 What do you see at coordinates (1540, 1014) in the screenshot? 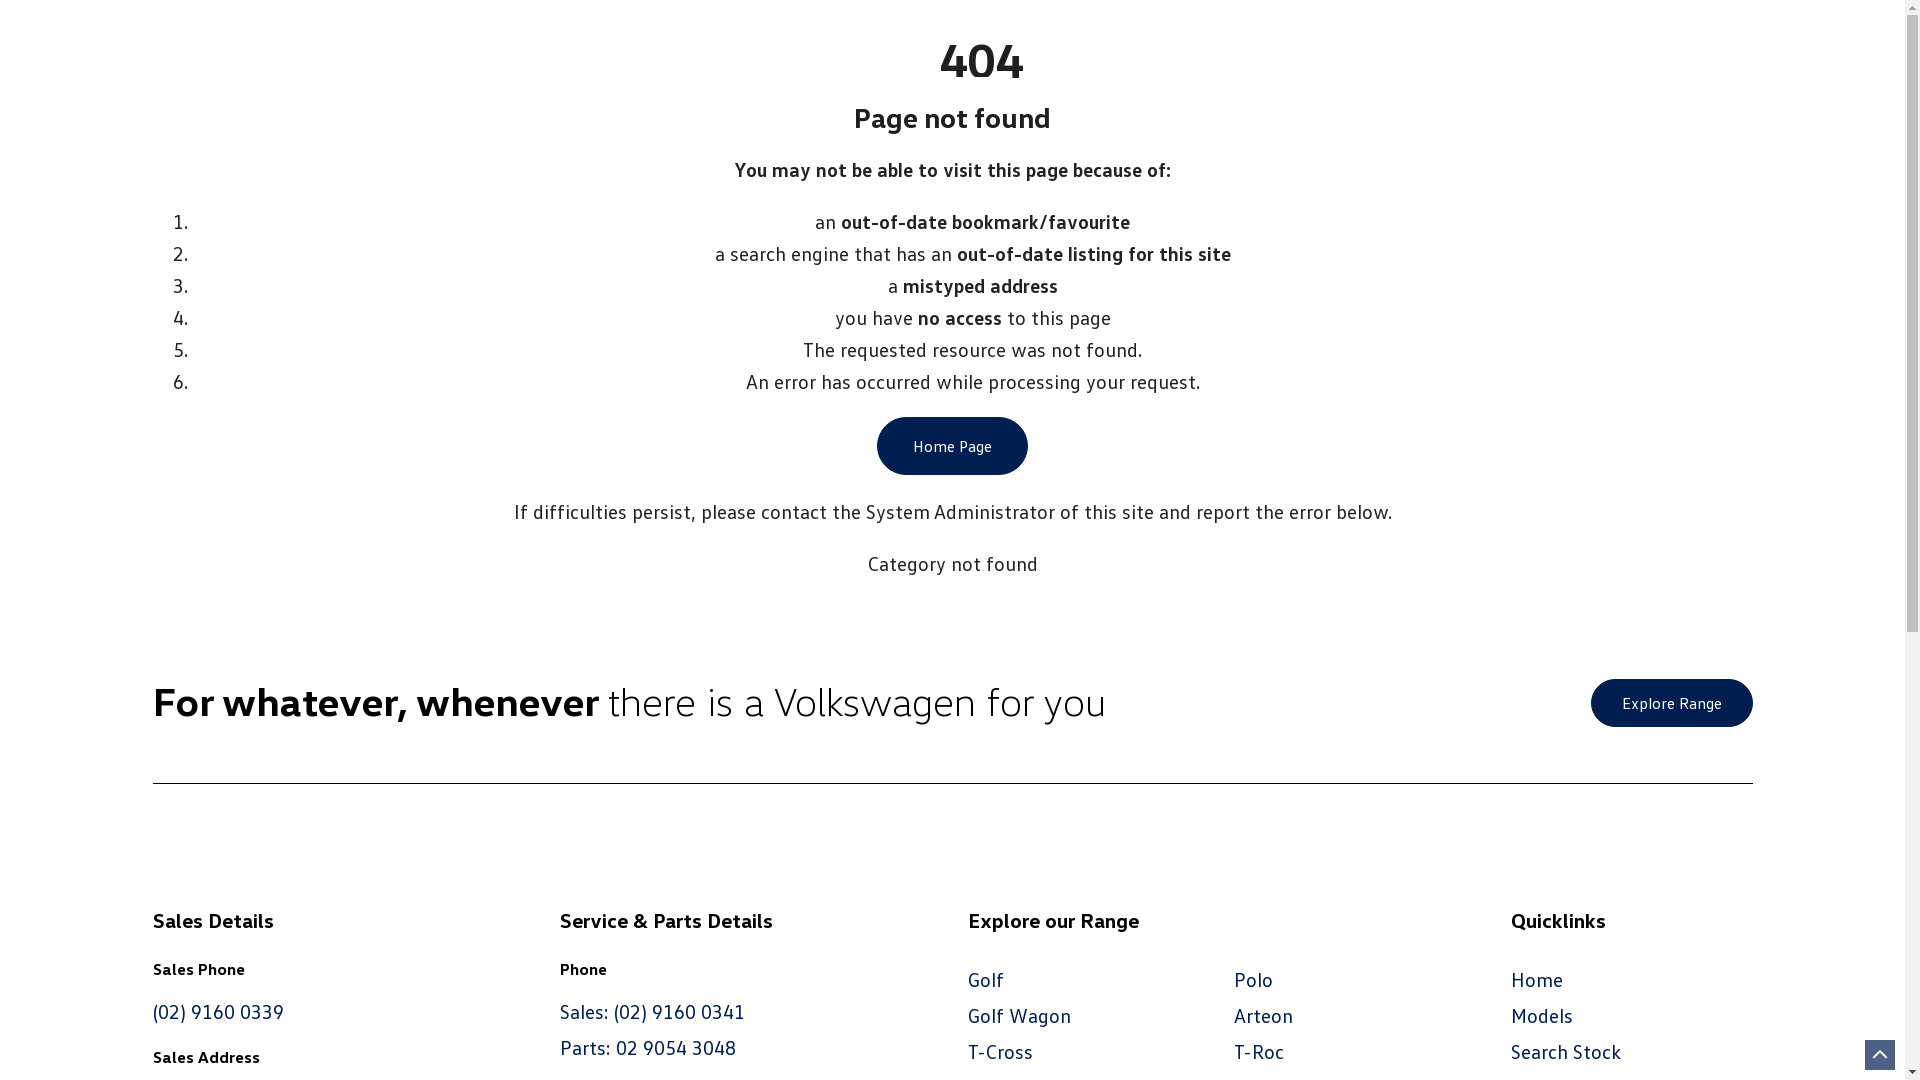
I see `'Models'` at bounding box center [1540, 1014].